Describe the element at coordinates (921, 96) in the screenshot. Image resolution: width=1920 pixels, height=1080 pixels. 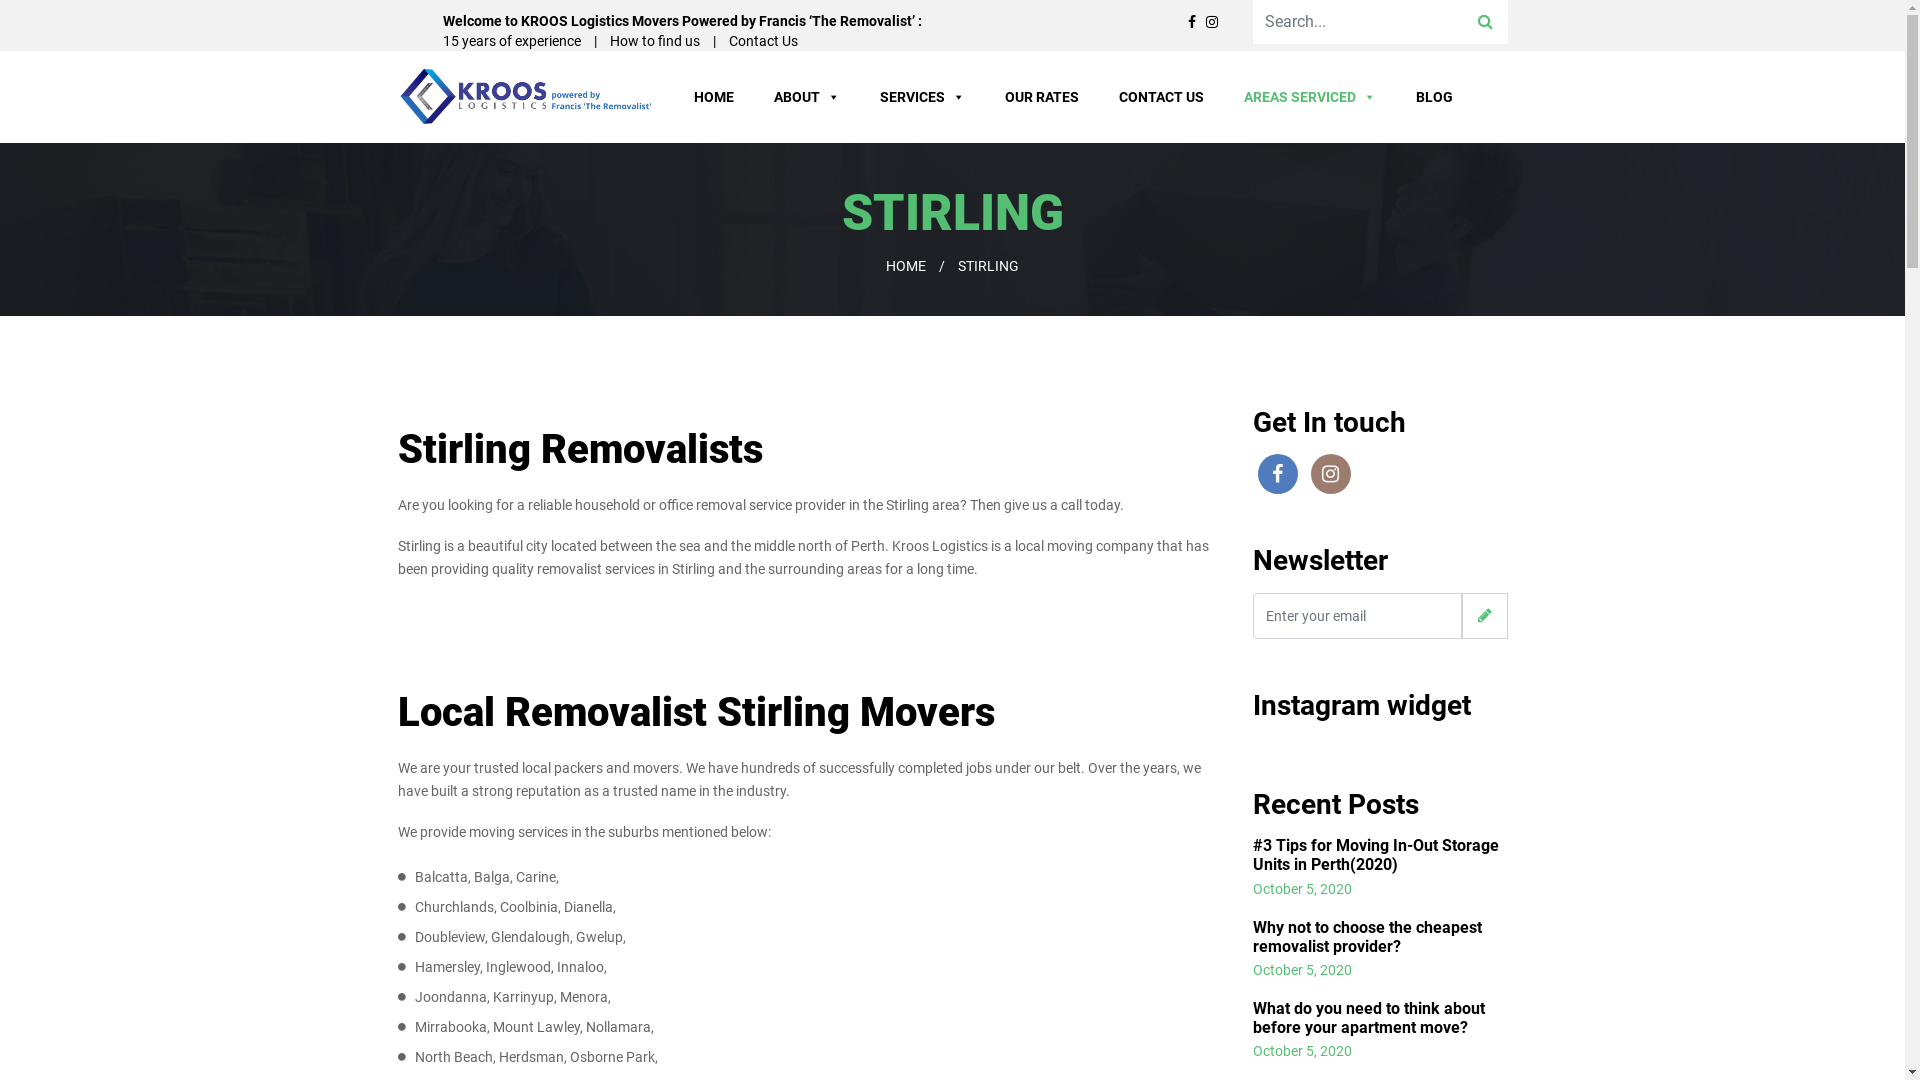
I see `'SERVICES'` at that location.